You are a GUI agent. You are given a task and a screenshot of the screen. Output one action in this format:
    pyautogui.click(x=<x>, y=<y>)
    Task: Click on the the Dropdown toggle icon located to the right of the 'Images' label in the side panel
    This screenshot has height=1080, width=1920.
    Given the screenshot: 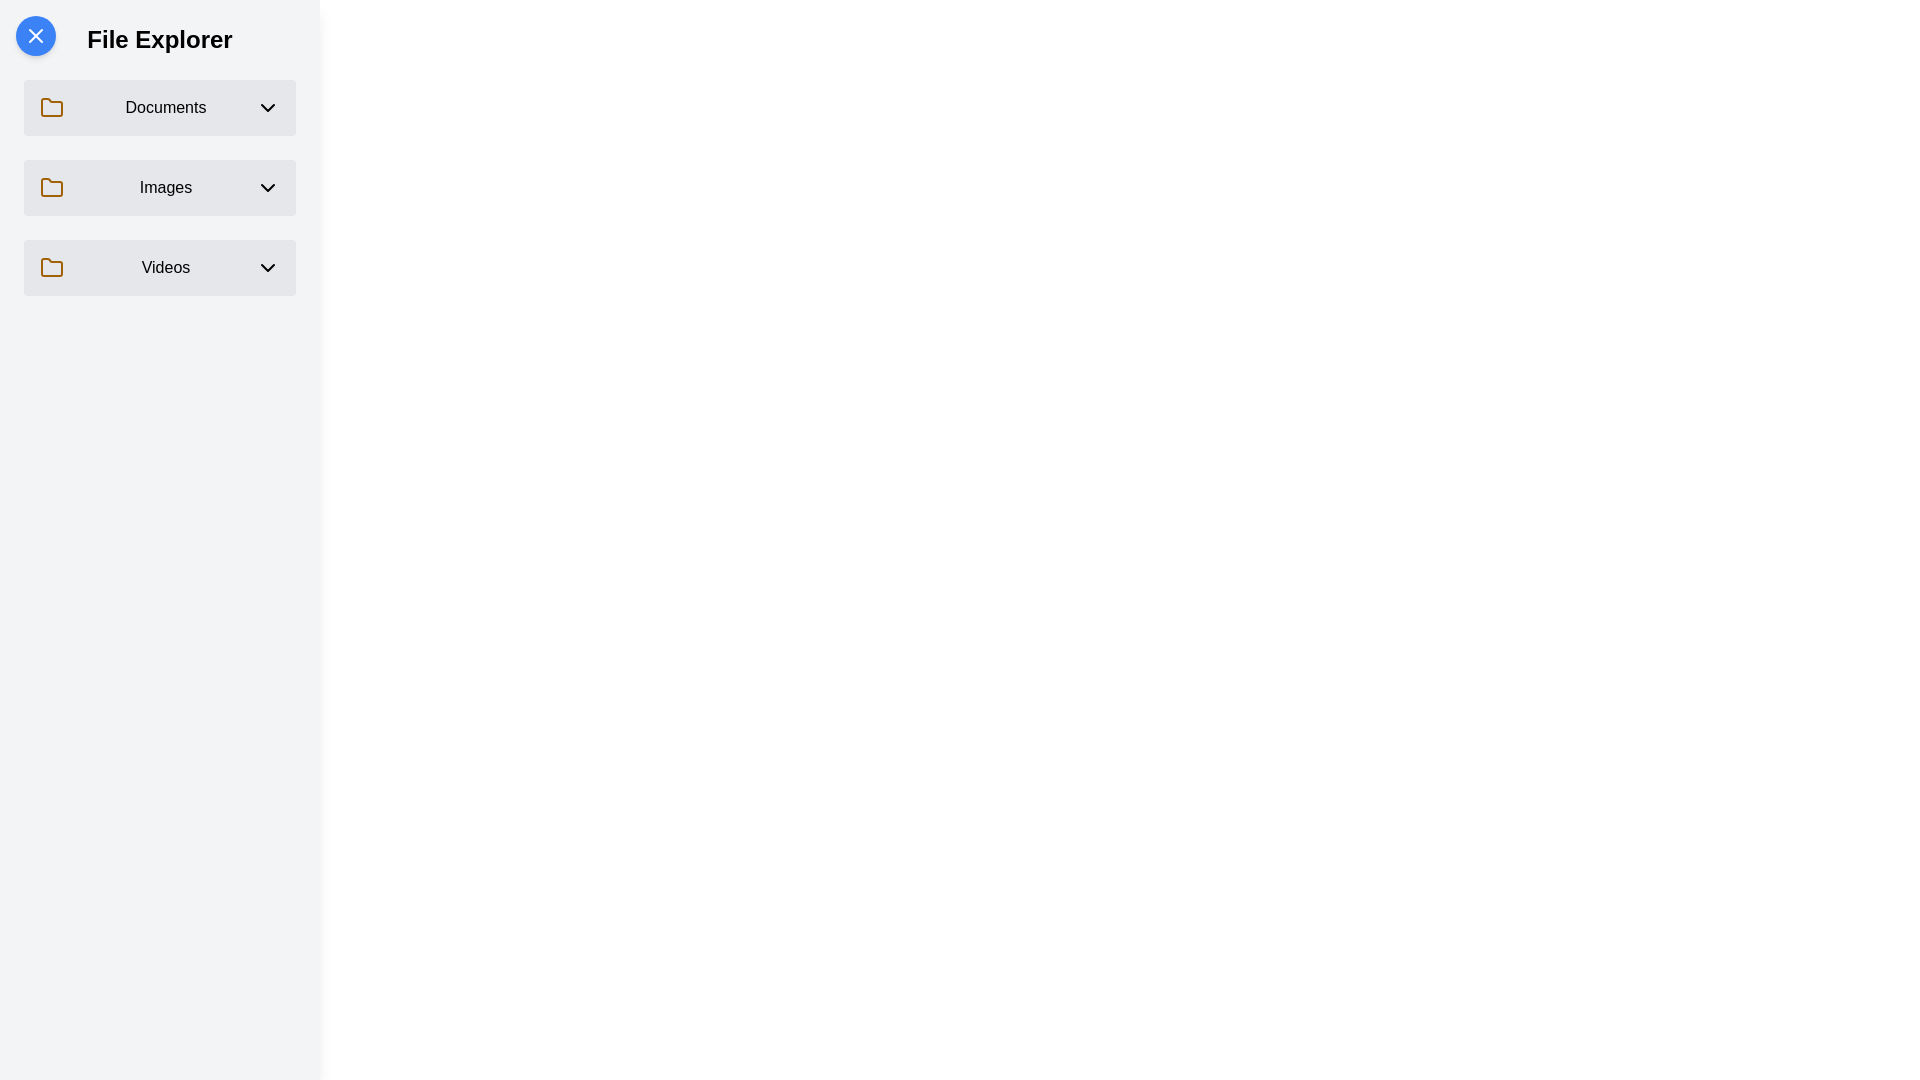 What is the action you would take?
    pyautogui.click(x=267, y=188)
    